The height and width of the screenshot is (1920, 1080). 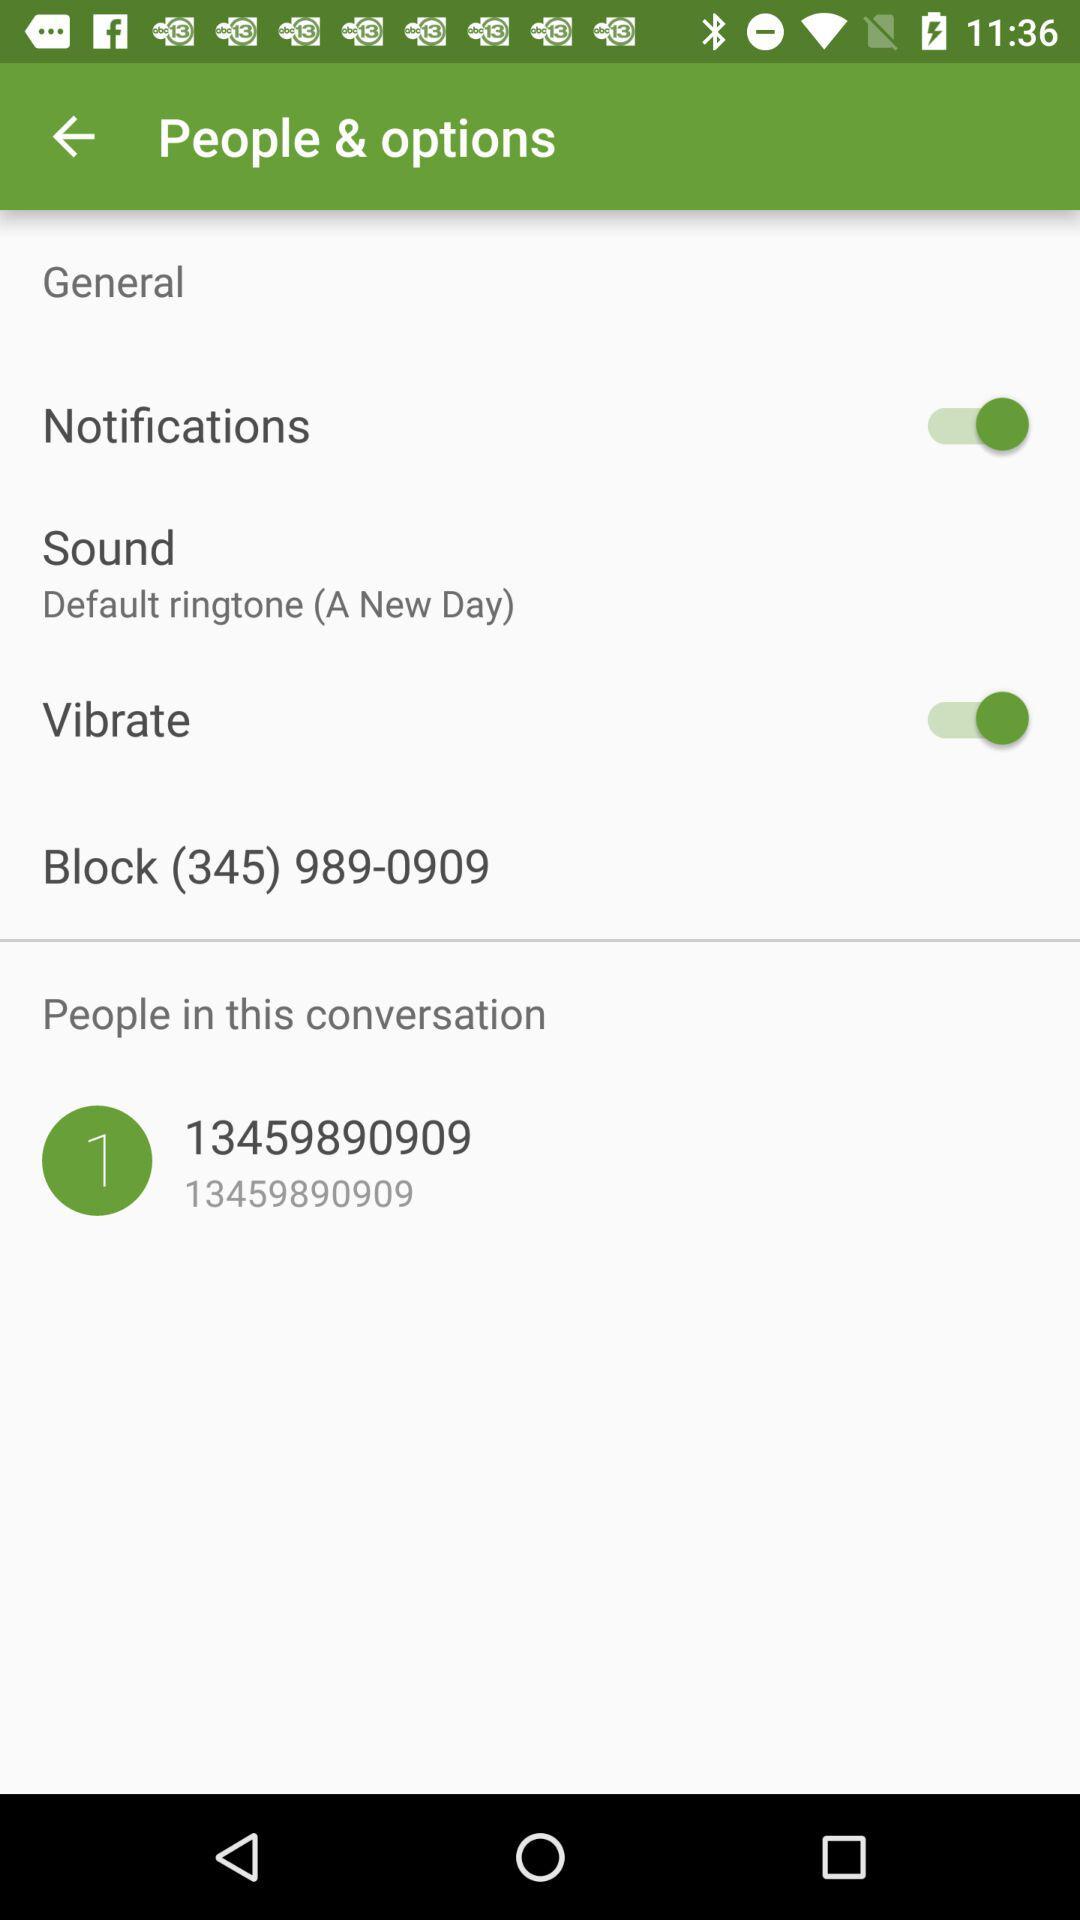 I want to click on the icon next to the people & options, so click(x=72, y=135).